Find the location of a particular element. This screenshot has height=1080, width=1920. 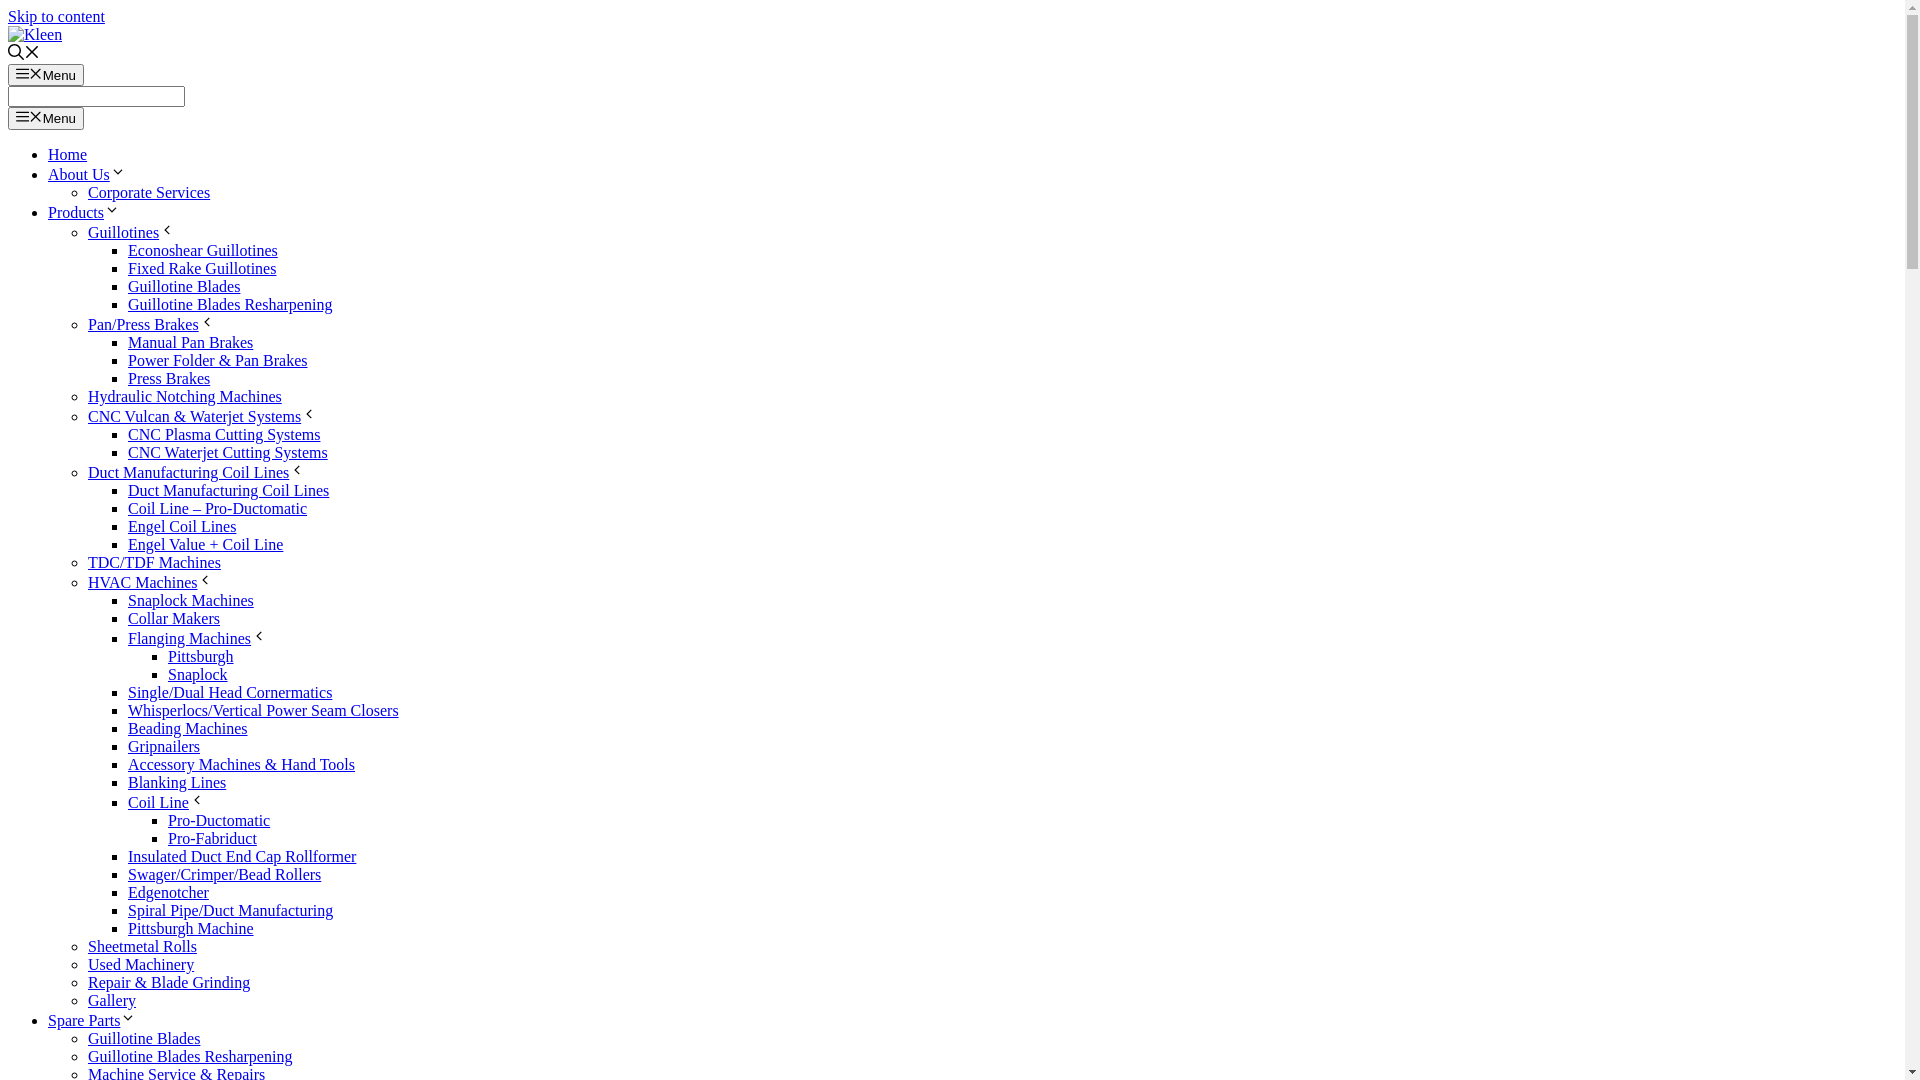

'TDC/TDF Machines' is located at coordinates (153, 562).